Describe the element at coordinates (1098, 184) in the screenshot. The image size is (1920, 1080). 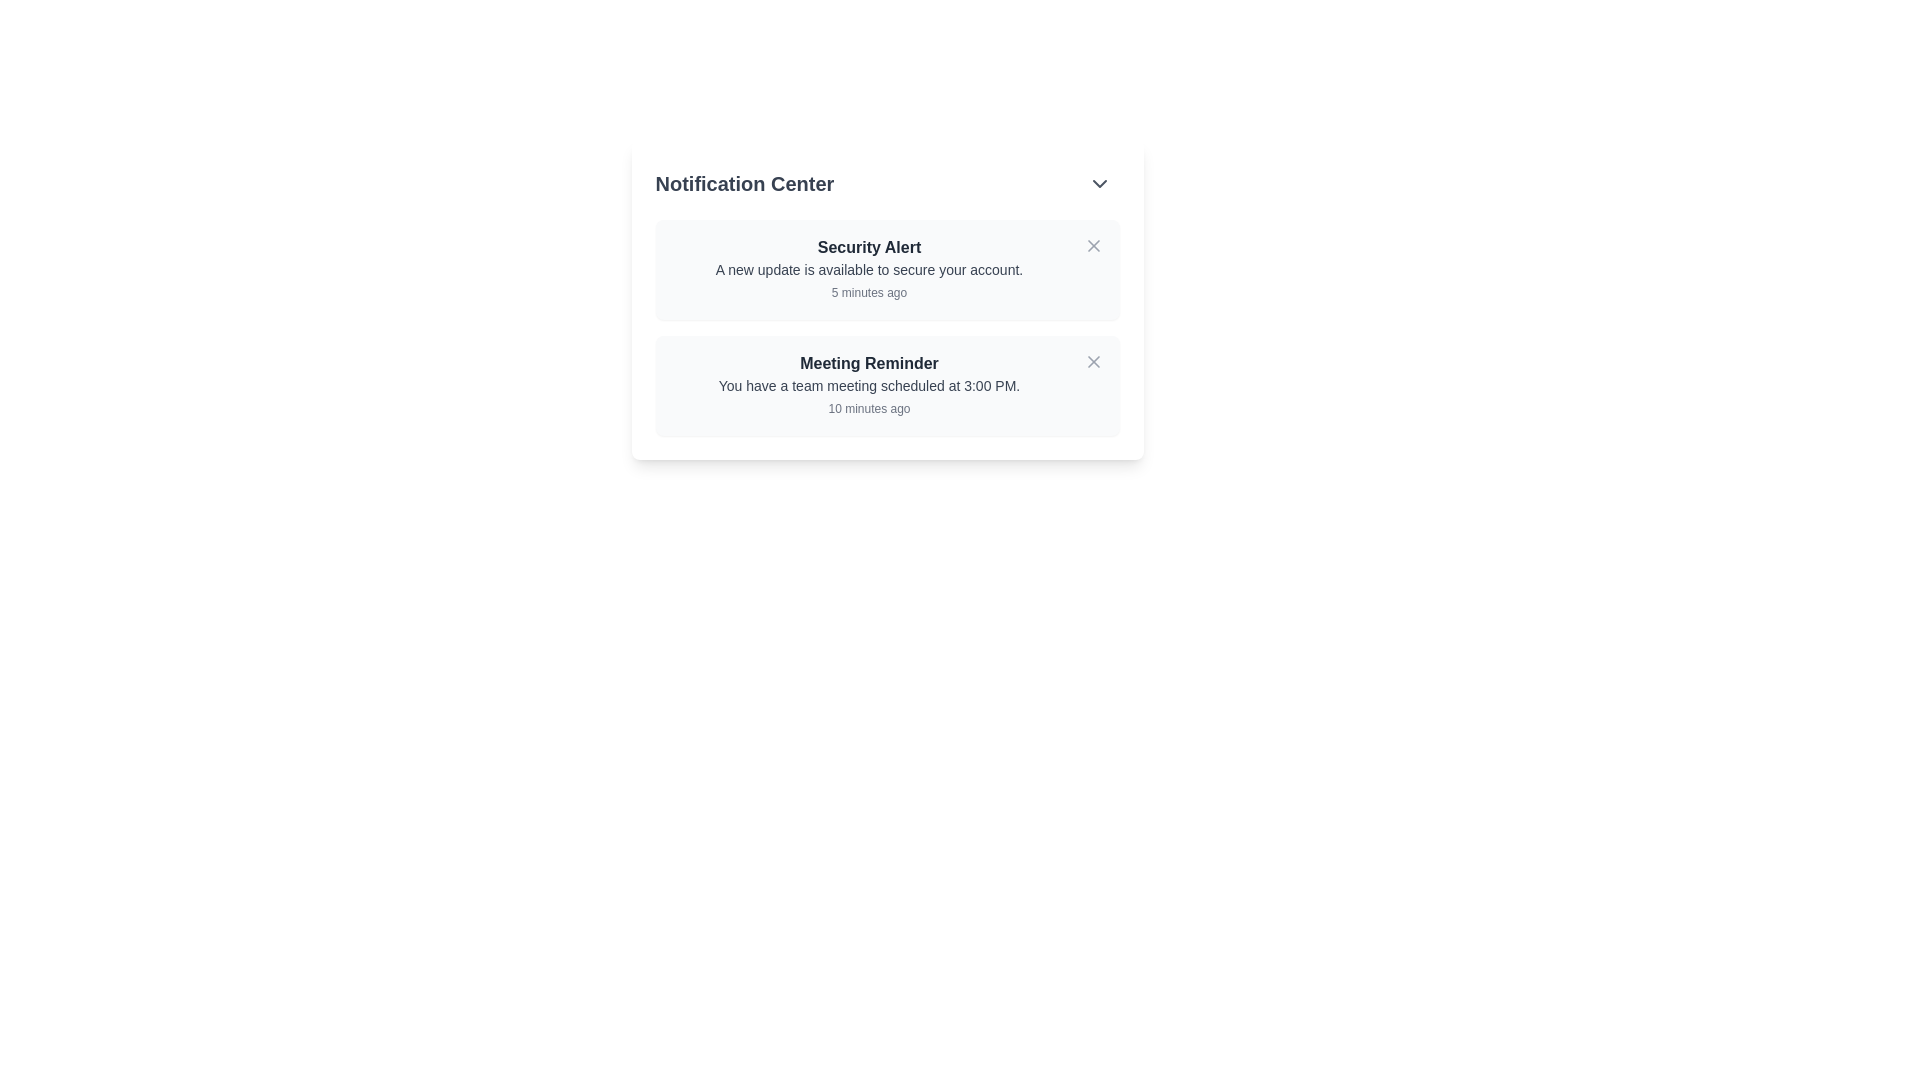
I see `the downward-facing chevron icon in the top-right corner of the notification dropdown panel` at that location.